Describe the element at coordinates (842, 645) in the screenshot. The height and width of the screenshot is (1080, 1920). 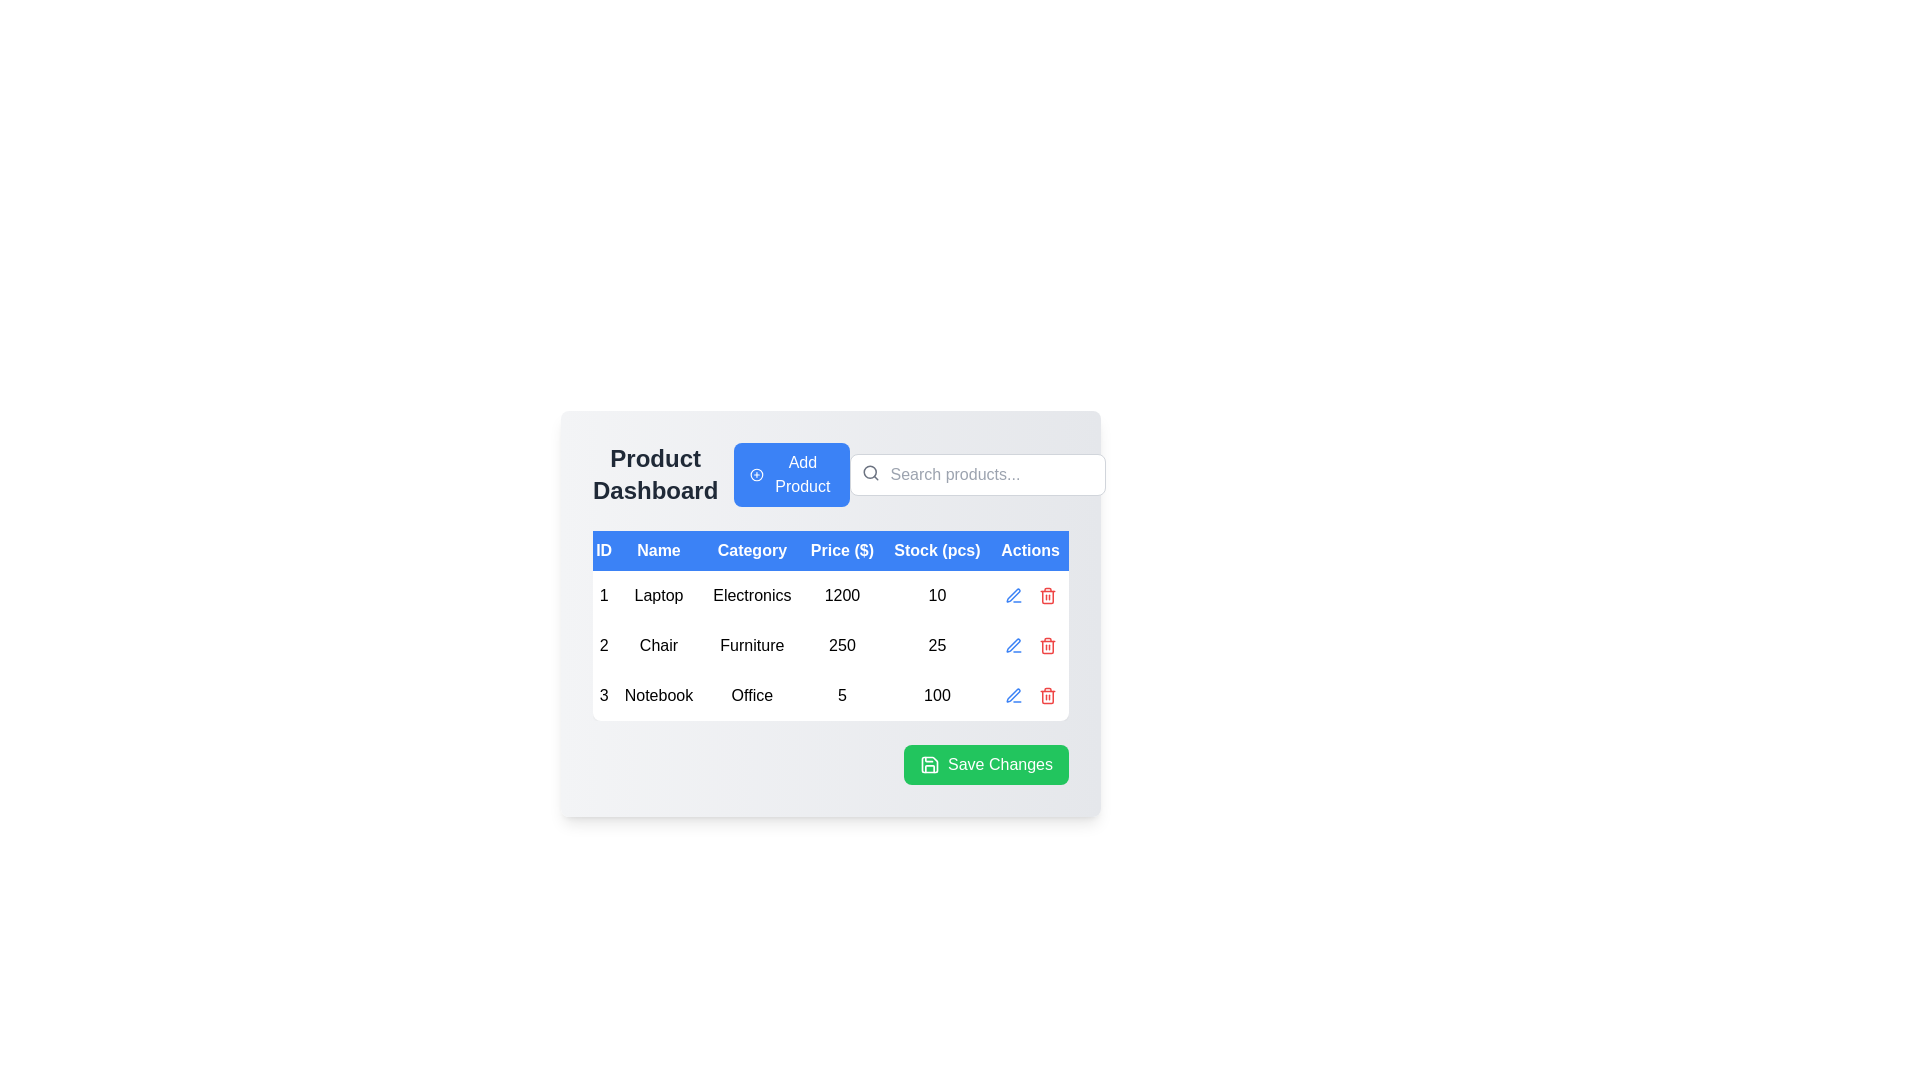
I see `the numeric text label '250' located in the 'Price ($)' column of the second row in the 'Product Dashboard' table` at that location.